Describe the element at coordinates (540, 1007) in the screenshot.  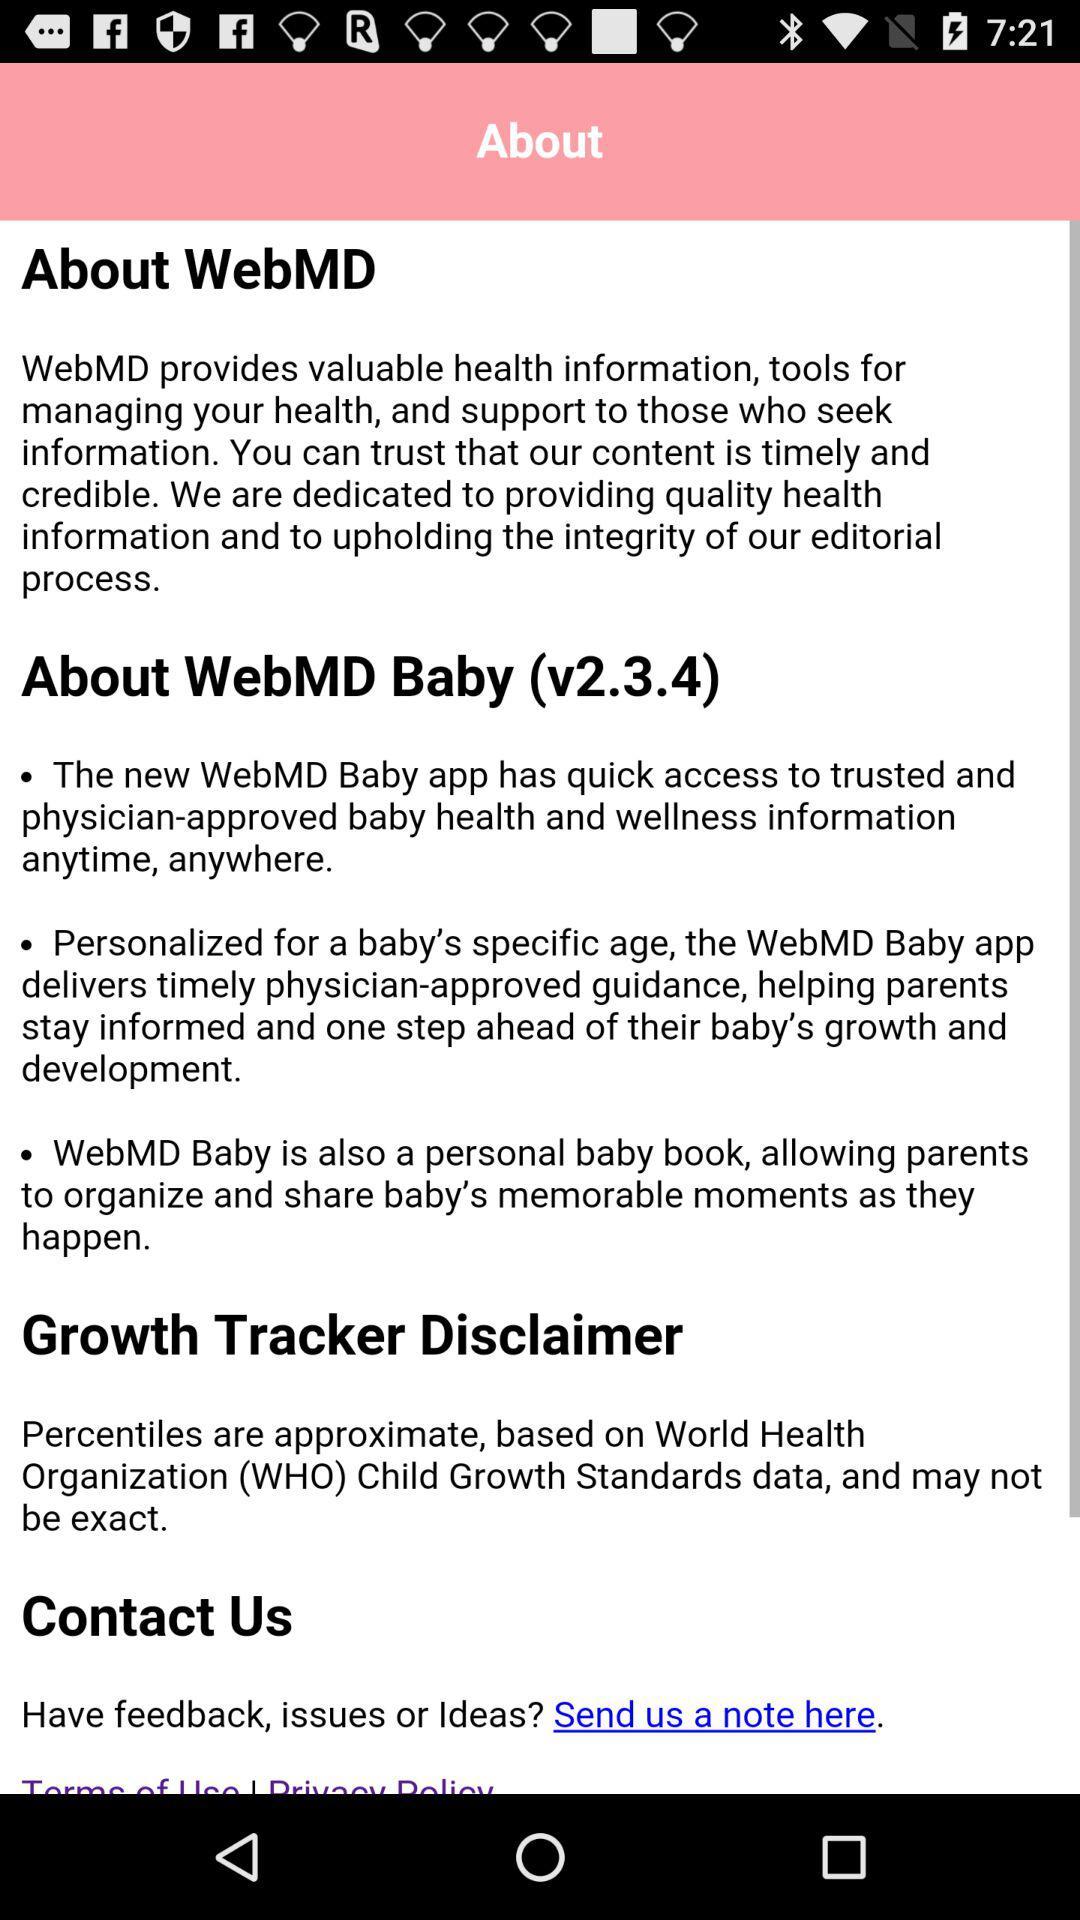
I see `seeing in the parargraph` at that location.